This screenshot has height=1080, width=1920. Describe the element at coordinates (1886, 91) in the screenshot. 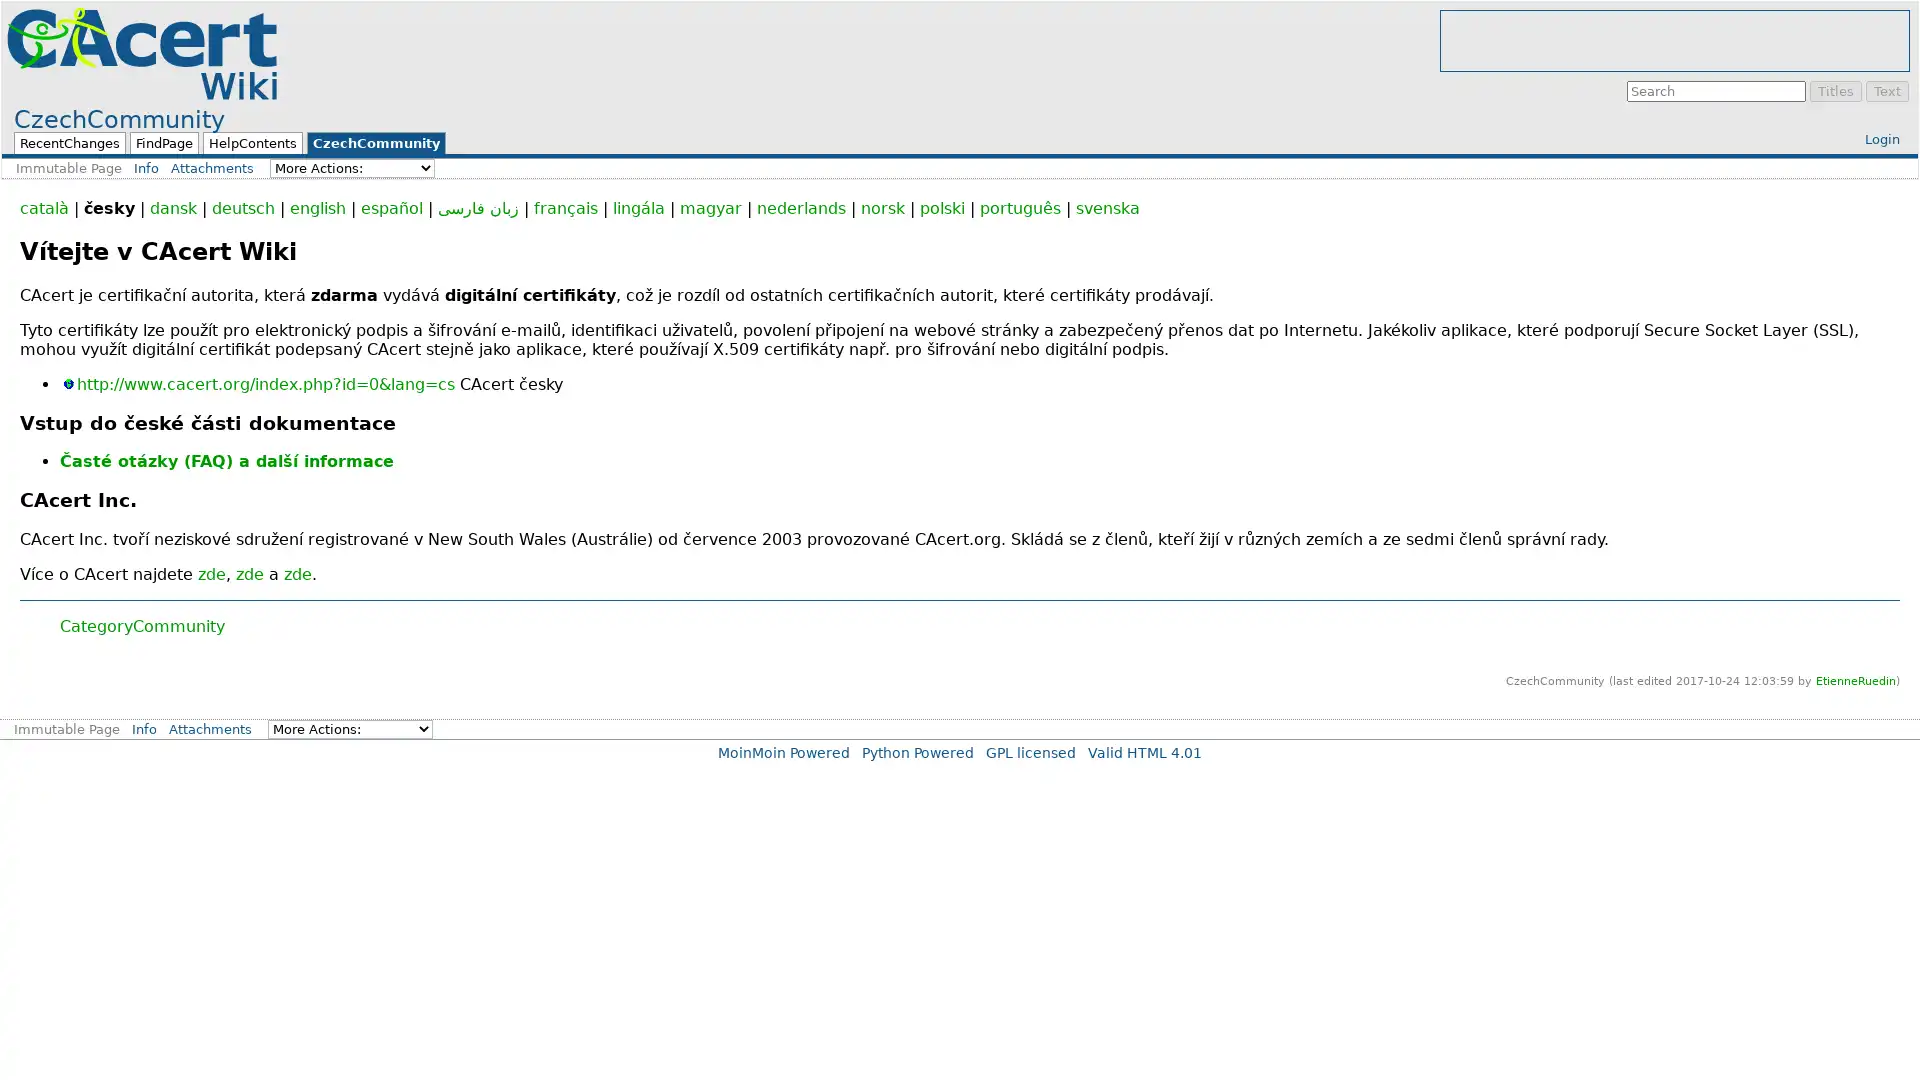

I see `Text` at that location.